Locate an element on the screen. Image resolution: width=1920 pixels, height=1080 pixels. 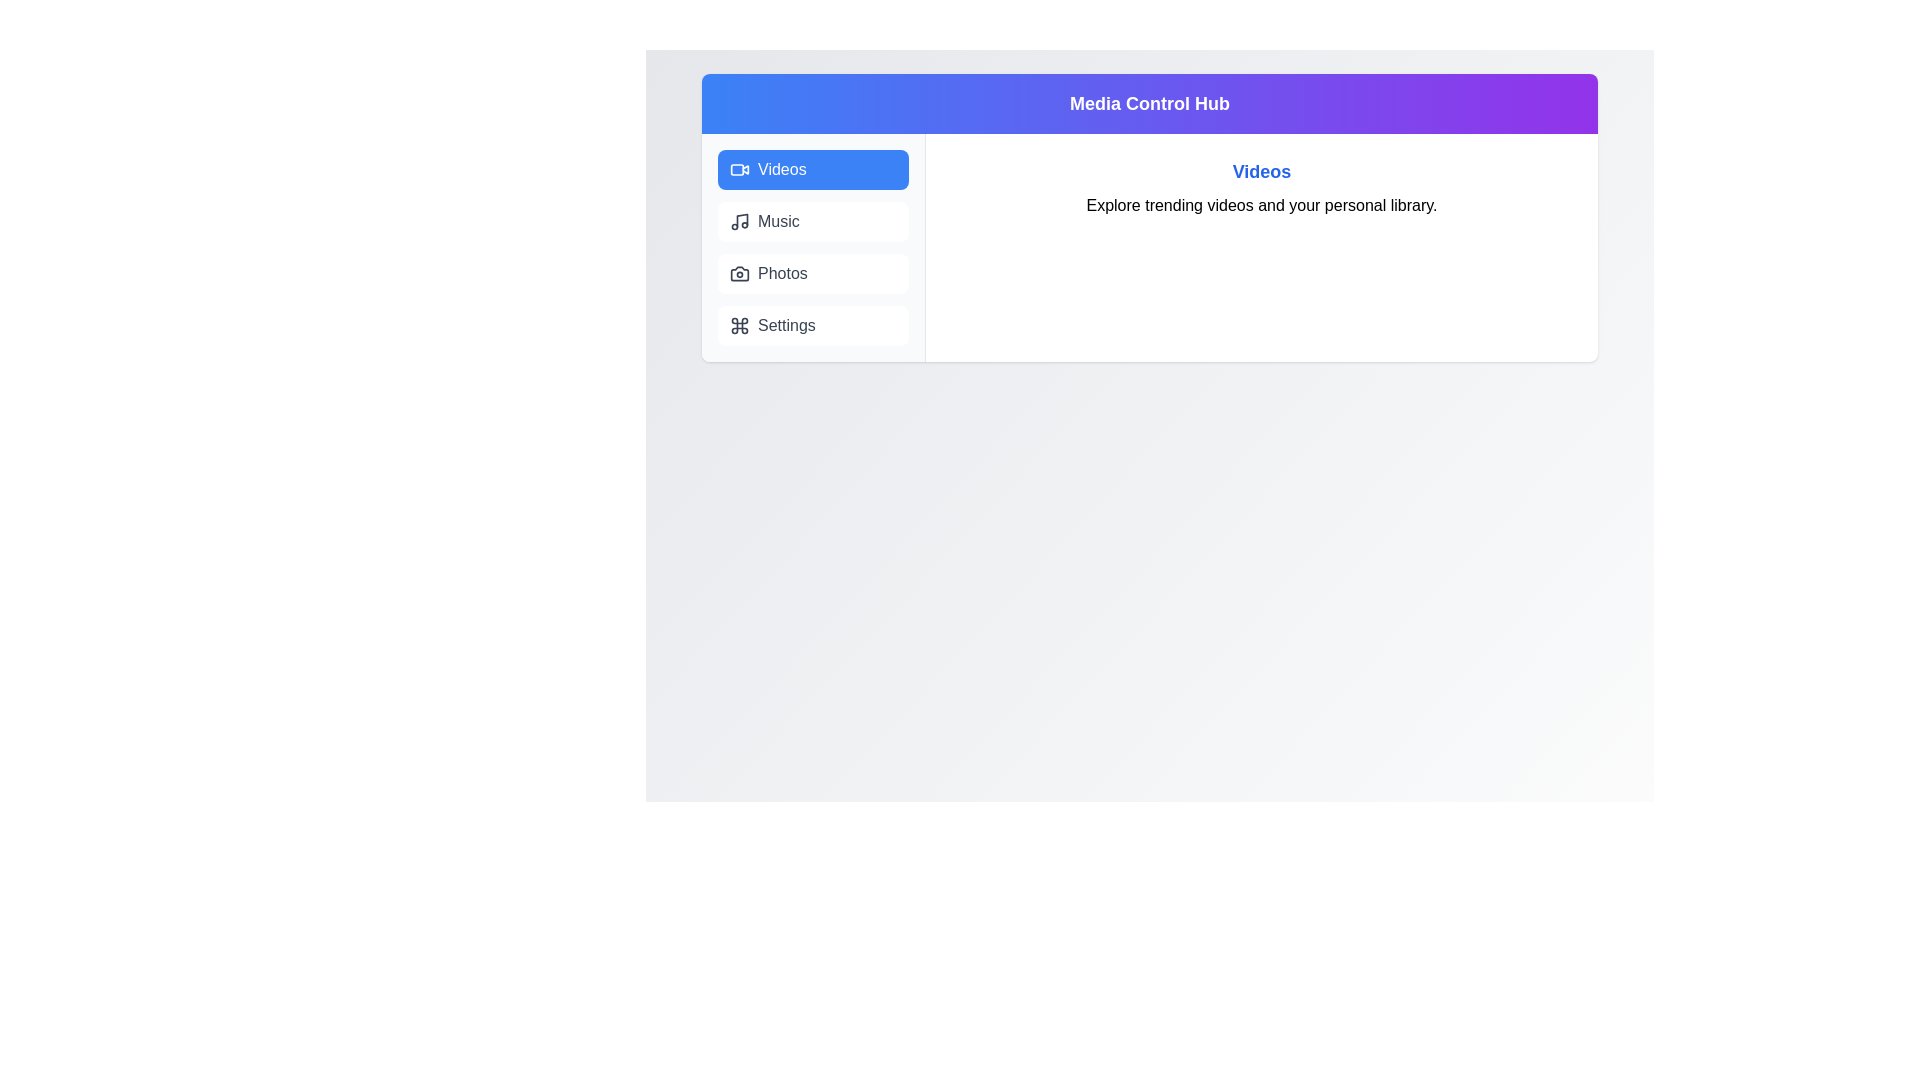
the Music tab to view its content is located at coordinates (813, 222).